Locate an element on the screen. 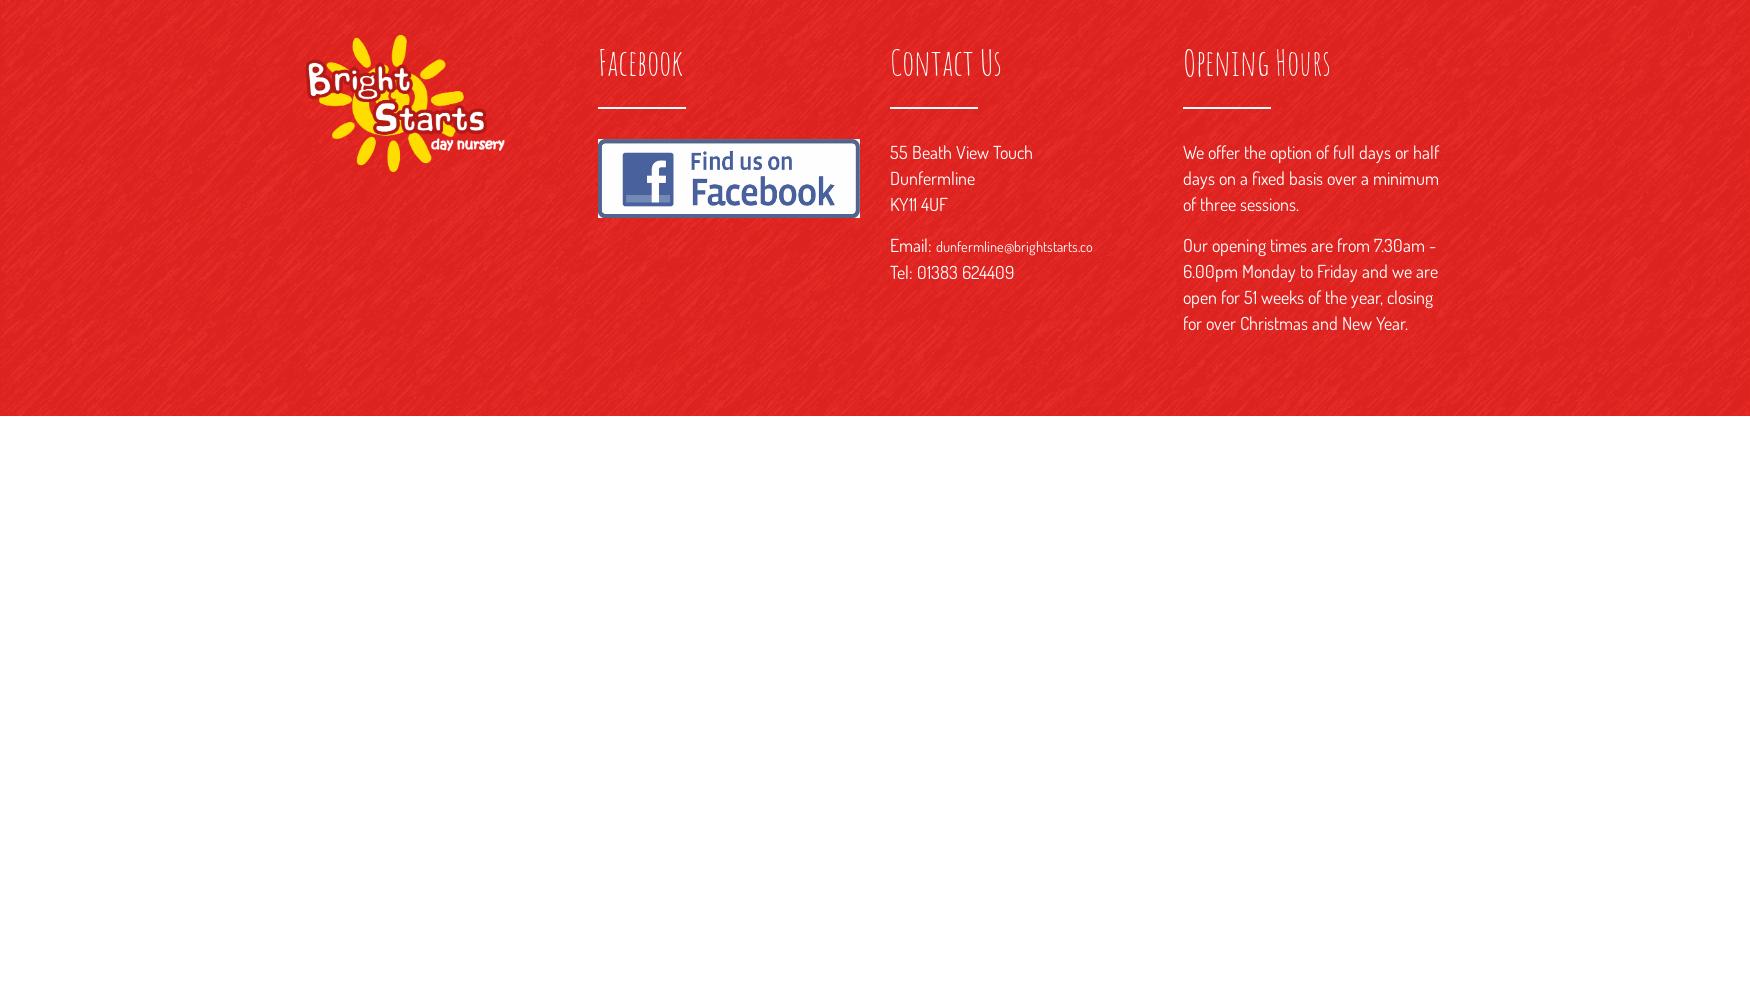  'Contact Us' is located at coordinates (946, 62).